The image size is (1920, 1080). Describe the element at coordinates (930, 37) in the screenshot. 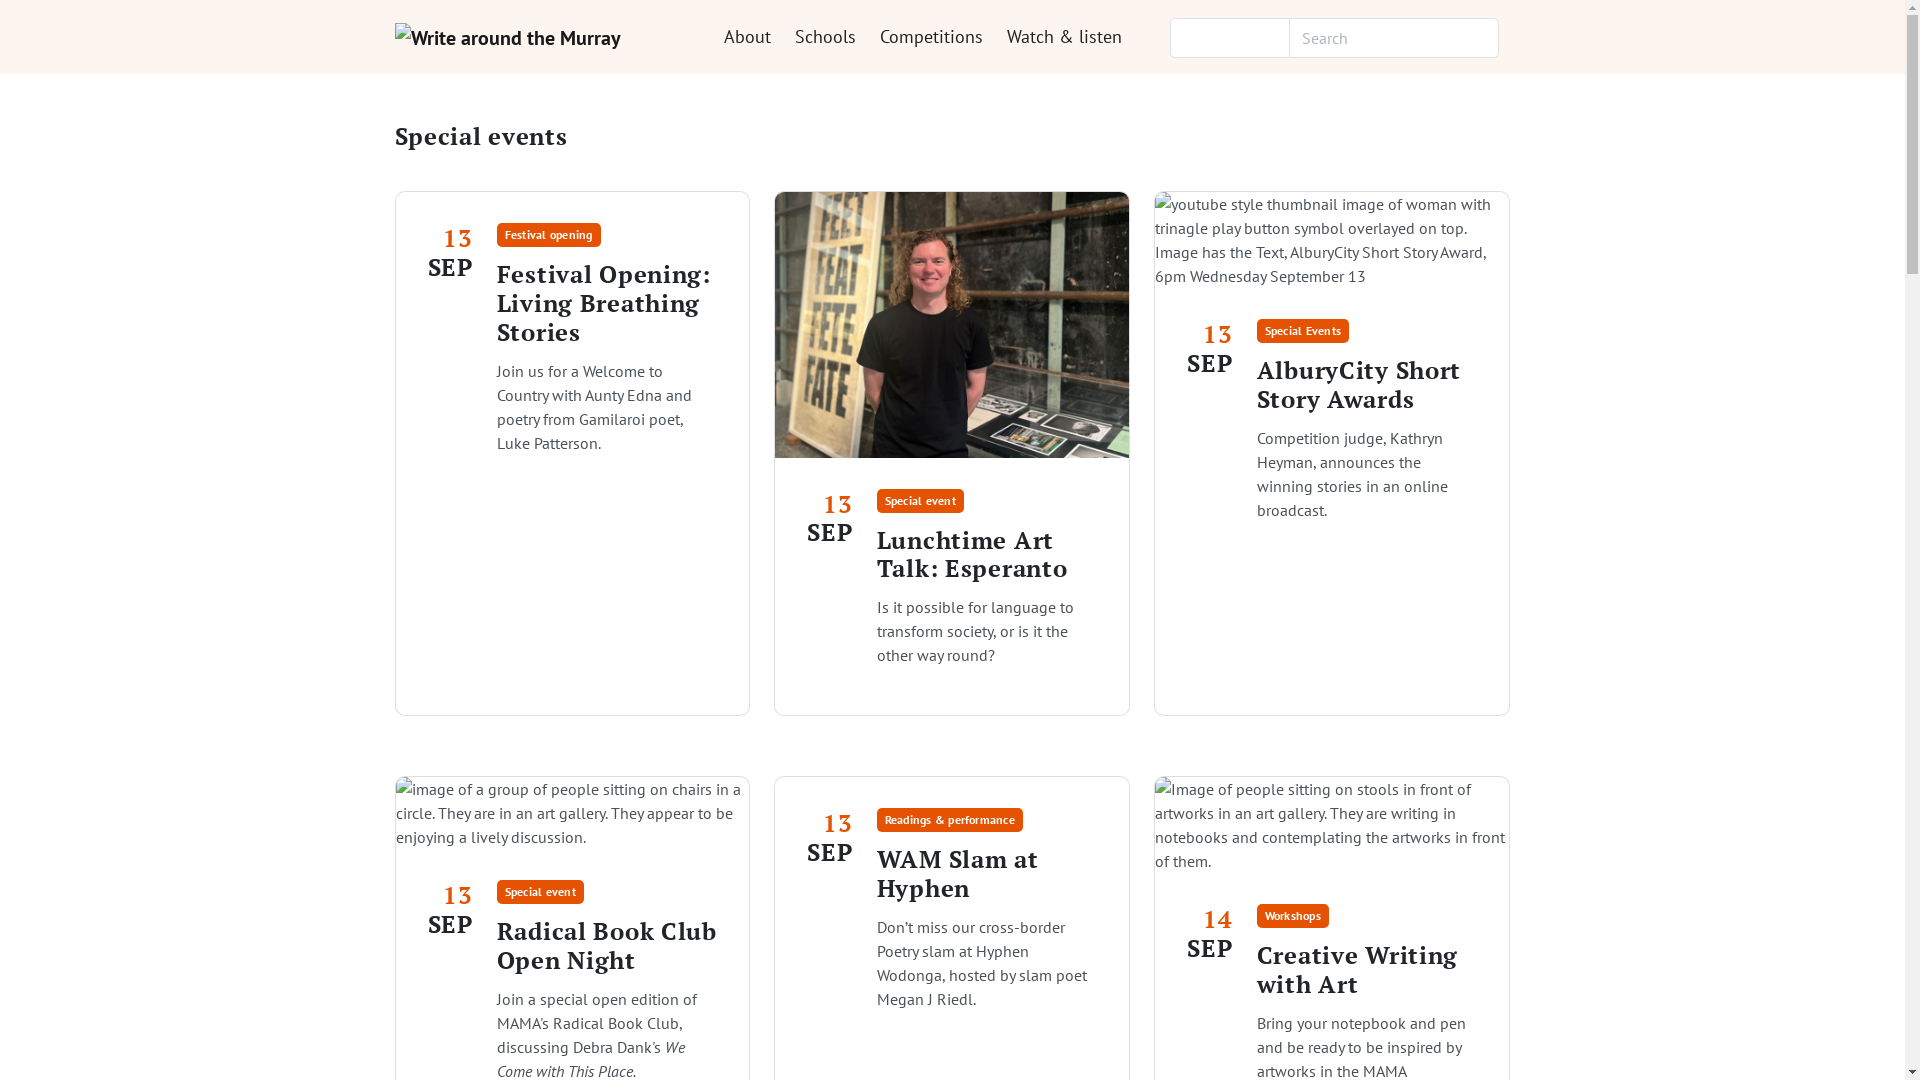

I see `'Competitions'` at that location.